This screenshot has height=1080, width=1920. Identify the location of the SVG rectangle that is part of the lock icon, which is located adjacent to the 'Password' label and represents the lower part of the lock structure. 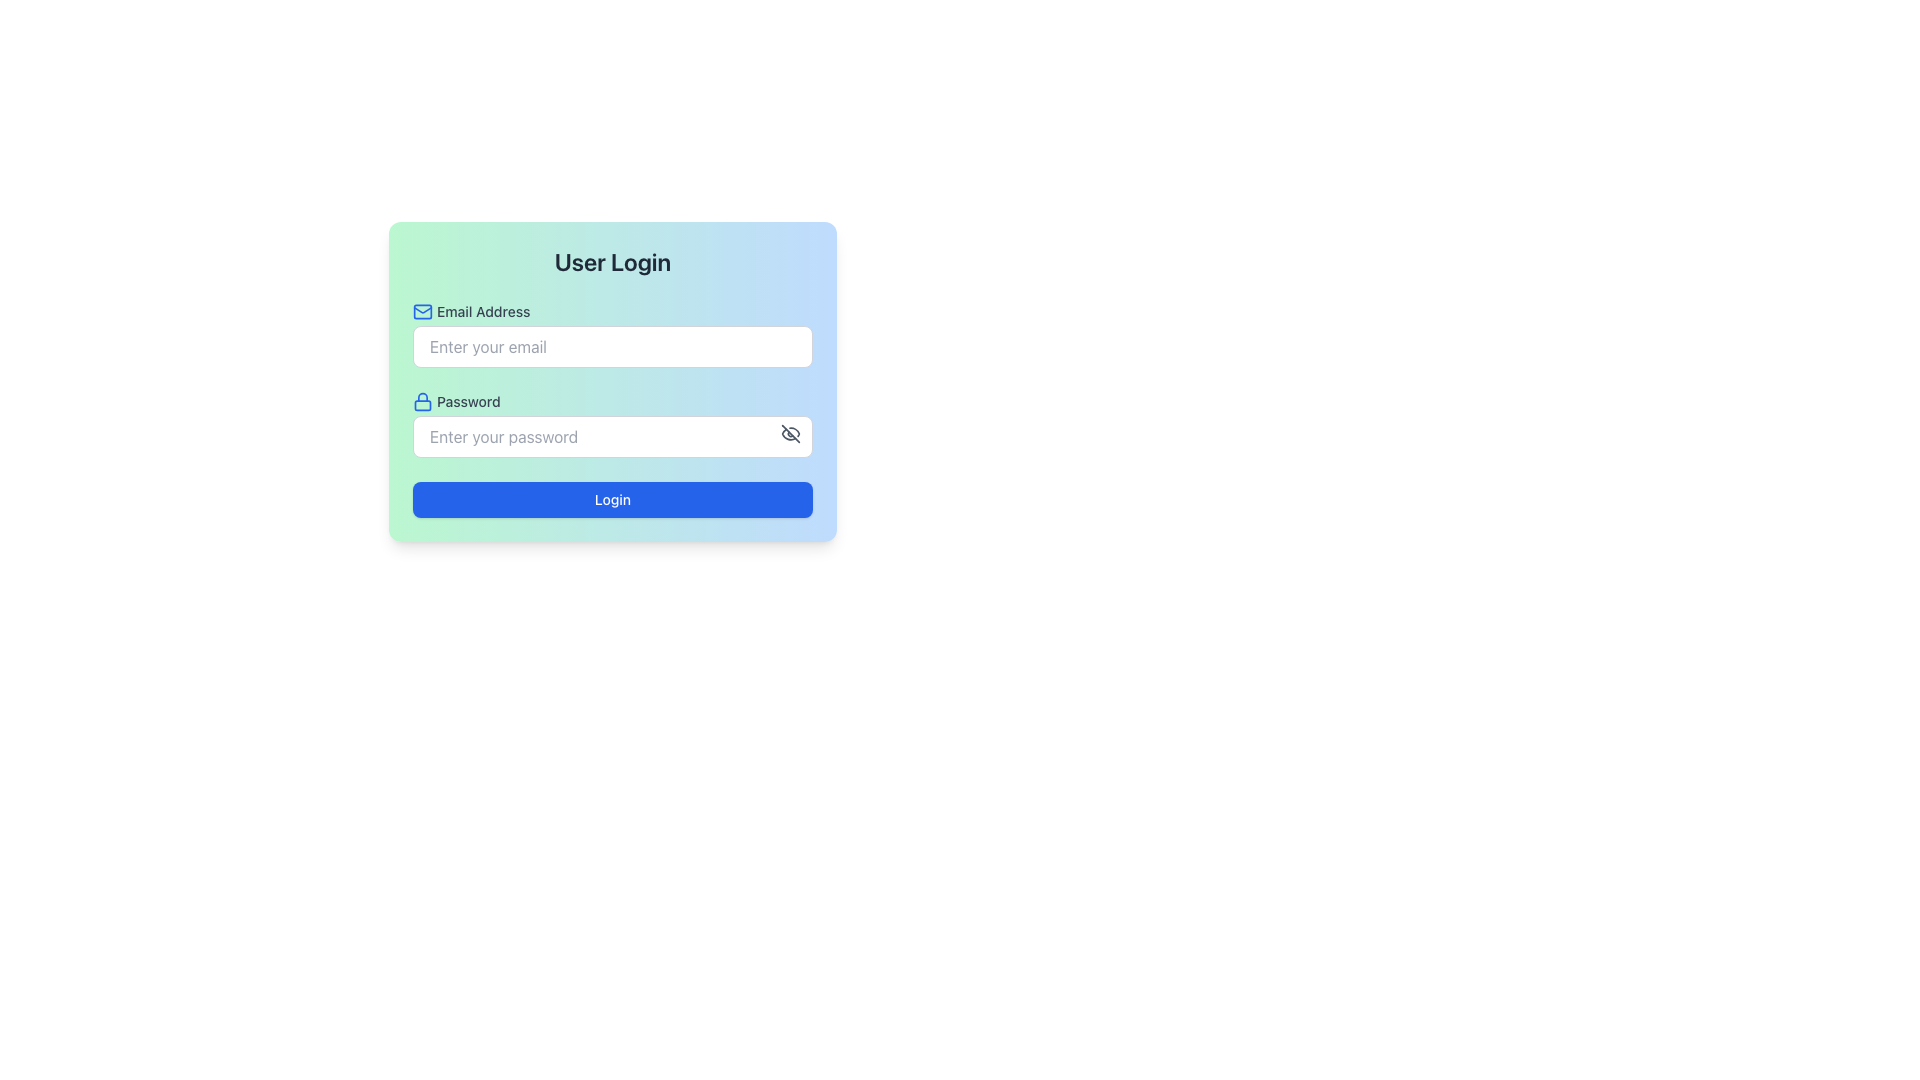
(421, 405).